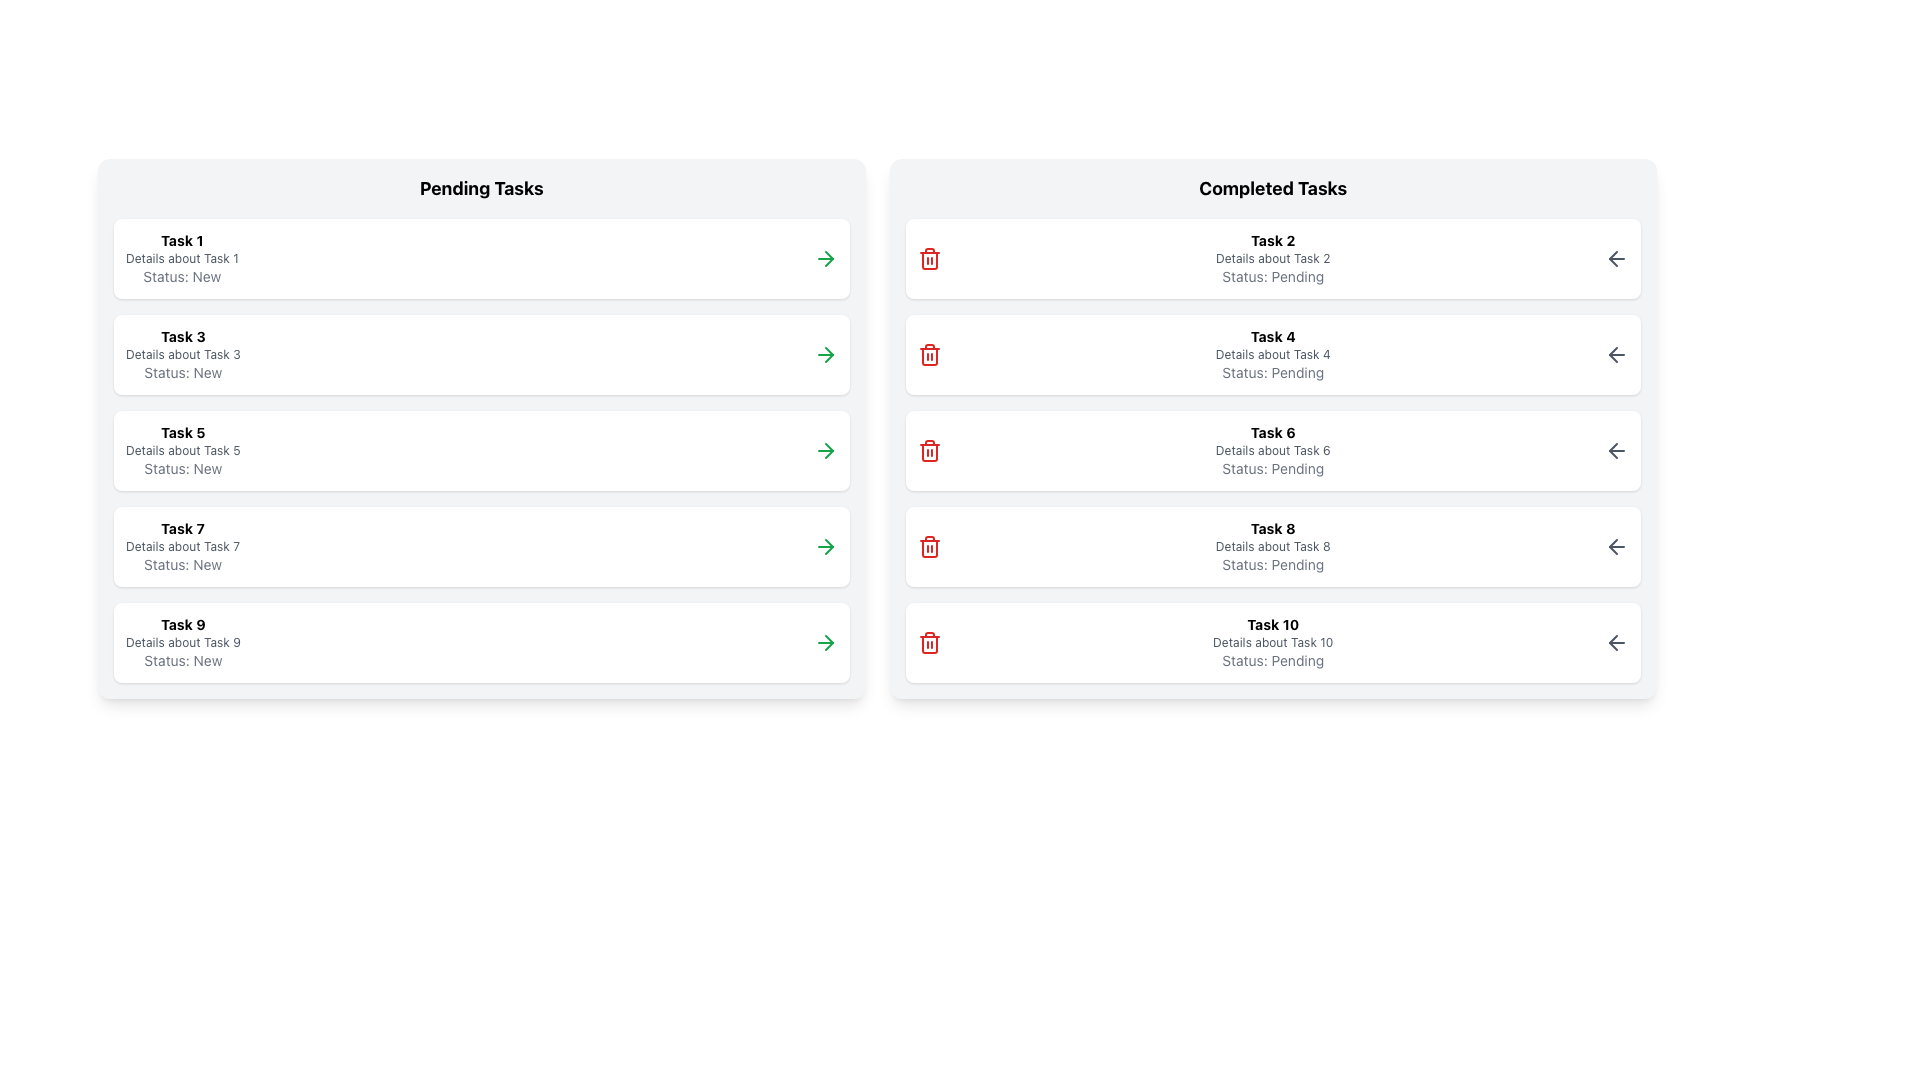 This screenshot has height=1080, width=1920. I want to click on the Text label at the top of the 'Completed Tasks' column, so click(1271, 623).